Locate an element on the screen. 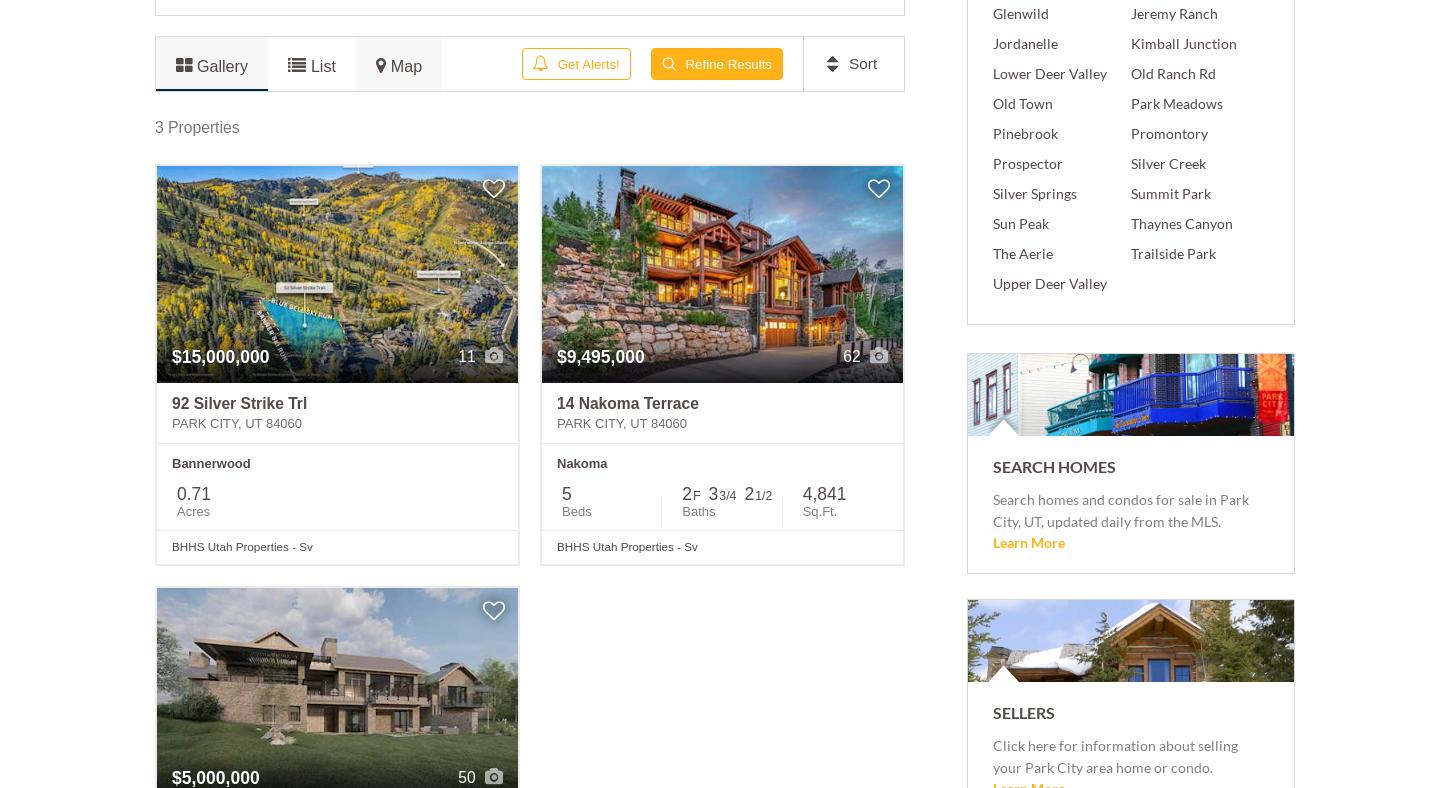 The width and height of the screenshot is (1450, 788). 'Search Homes' is located at coordinates (1054, 465).